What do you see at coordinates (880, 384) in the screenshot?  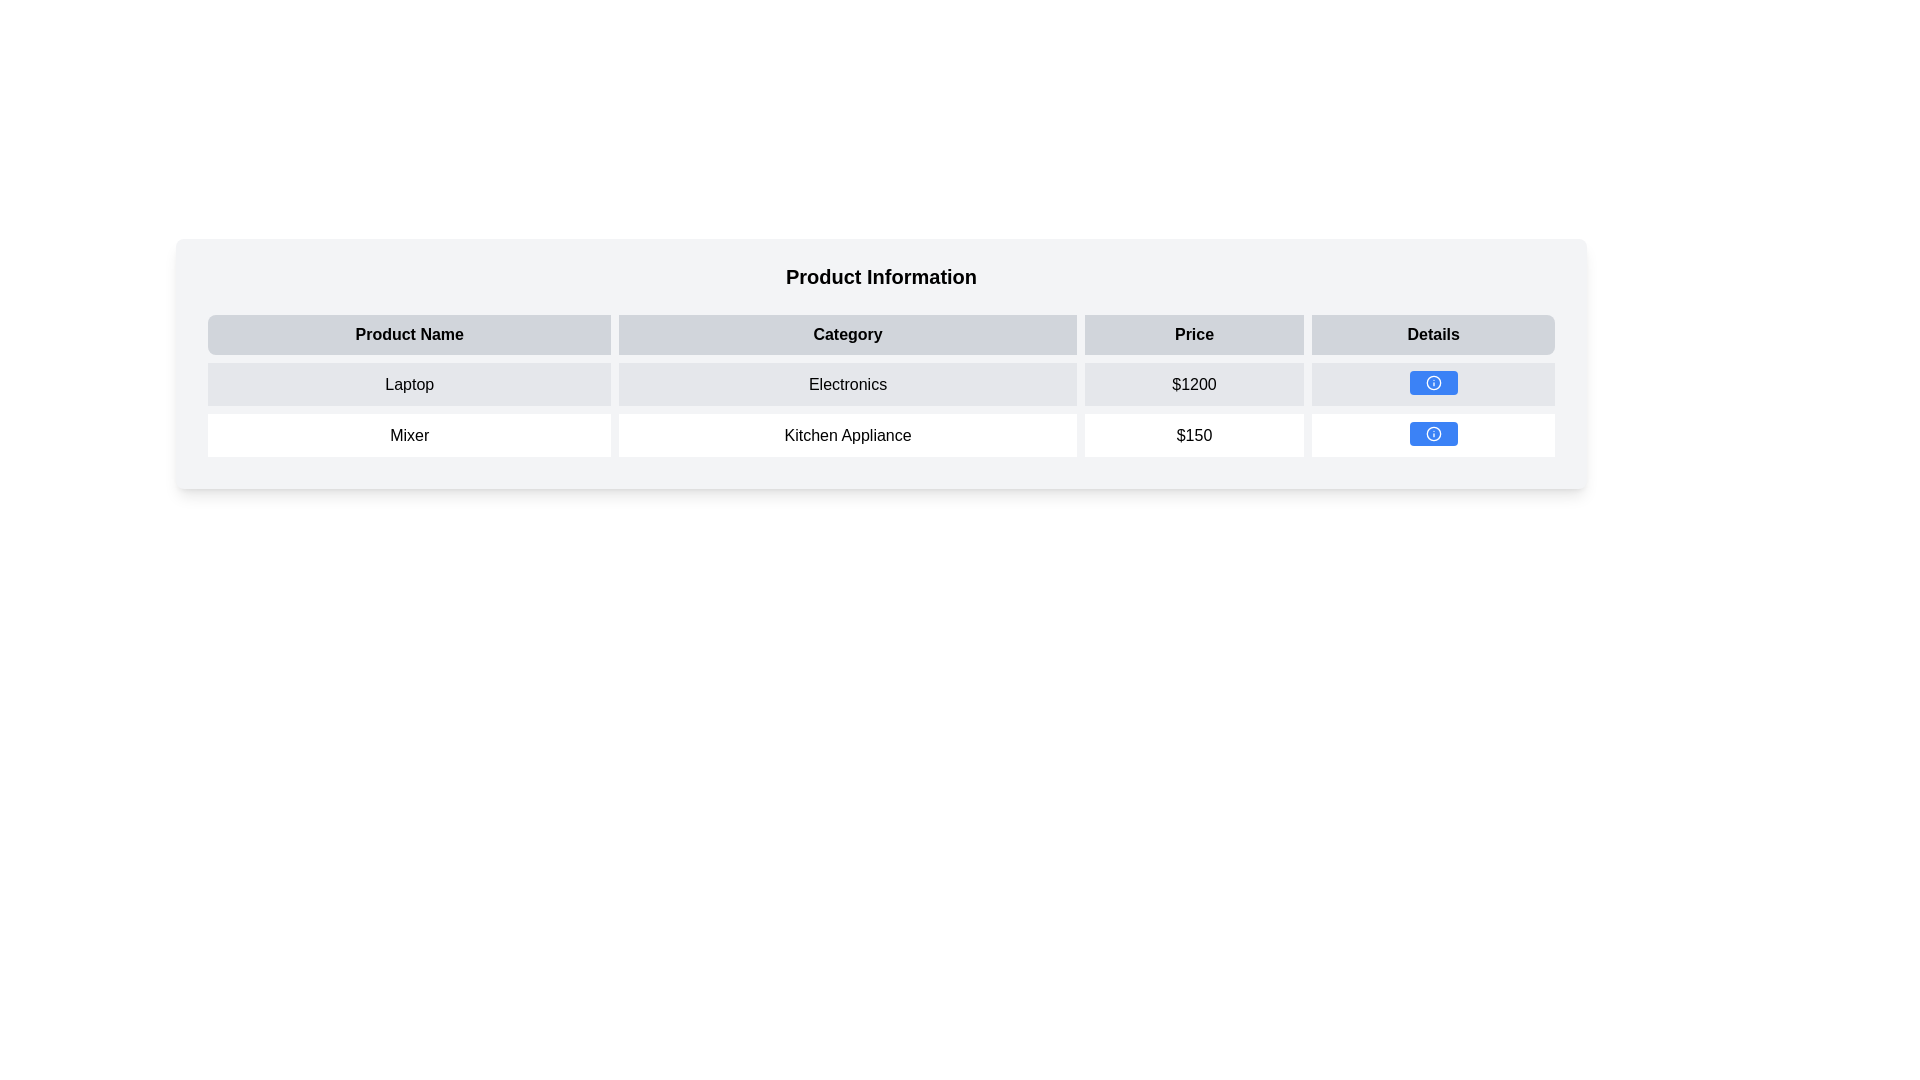 I see `the first row in the data table displaying product information, which includes a product name, category, price, and an action button for more information` at bounding box center [880, 384].